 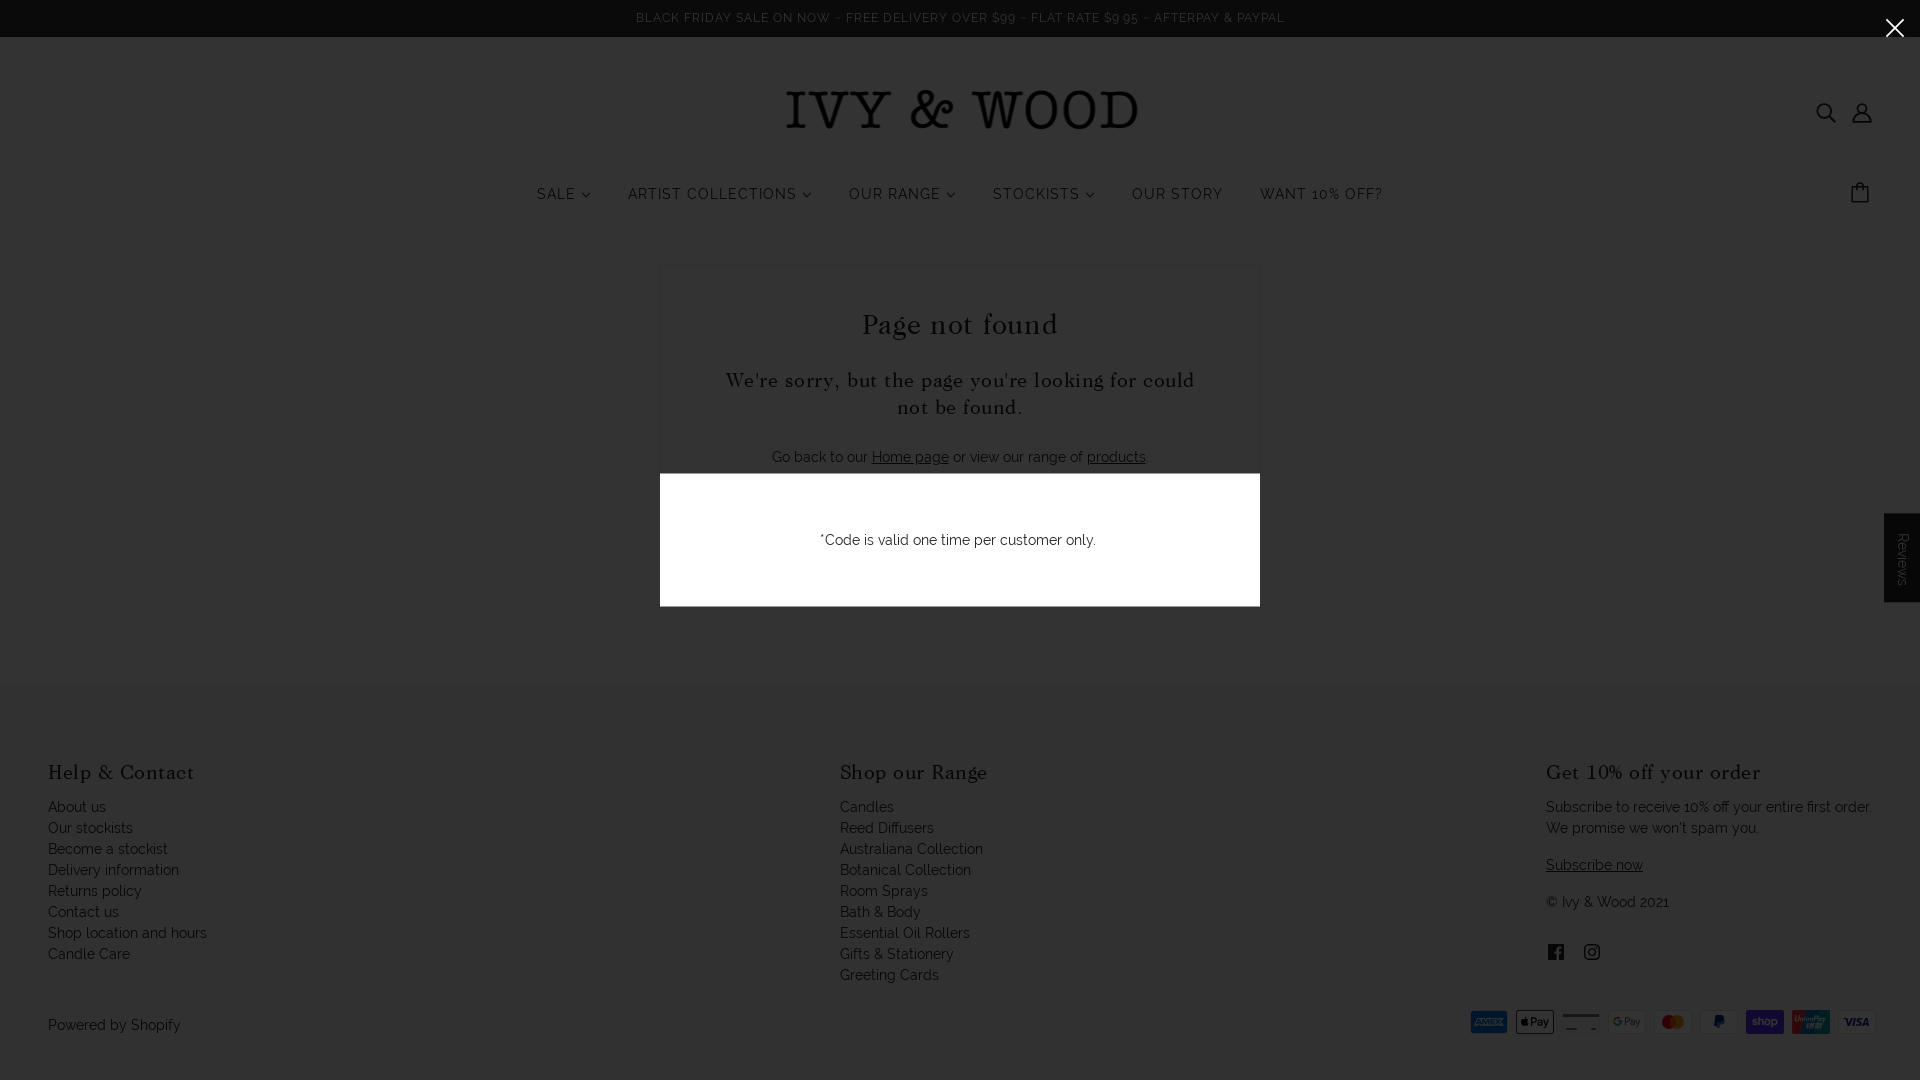 I want to click on 'Australiana Collection', so click(x=910, y=848).